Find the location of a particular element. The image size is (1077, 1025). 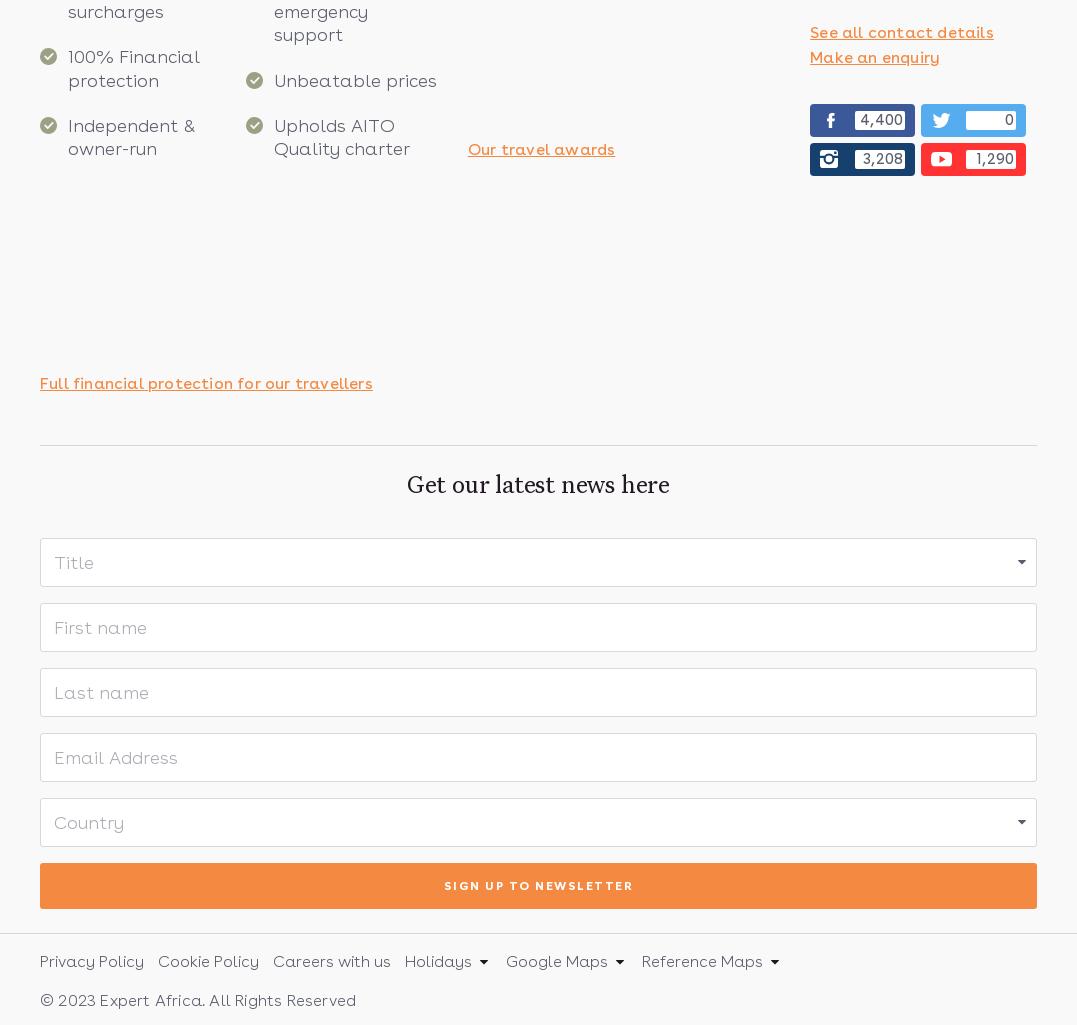

'0' is located at coordinates (1008, 119).